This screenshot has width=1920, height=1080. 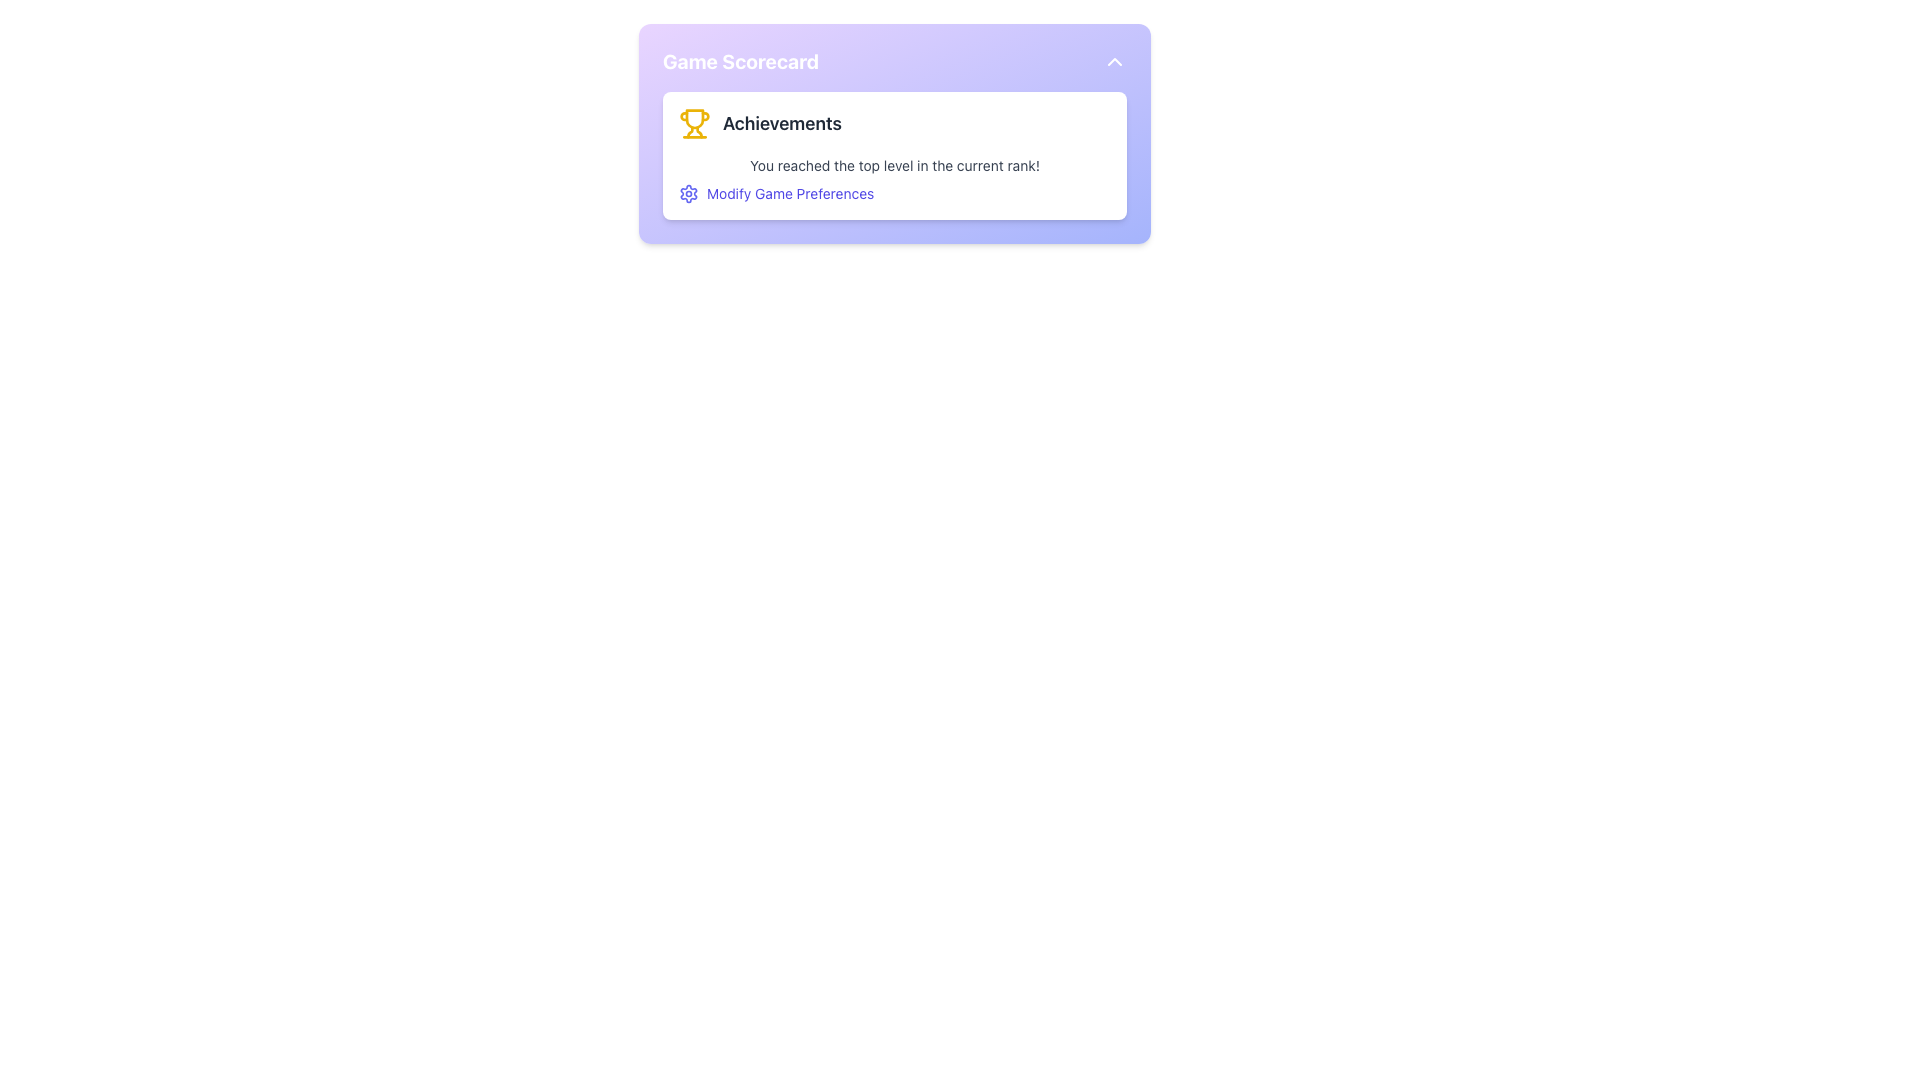 What do you see at coordinates (695, 123) in the screenshot?
I see `the trophy icon located in the 'Achievements' section, positioned to the left of the 'Achievements' text` at bounding box center [695, 123].